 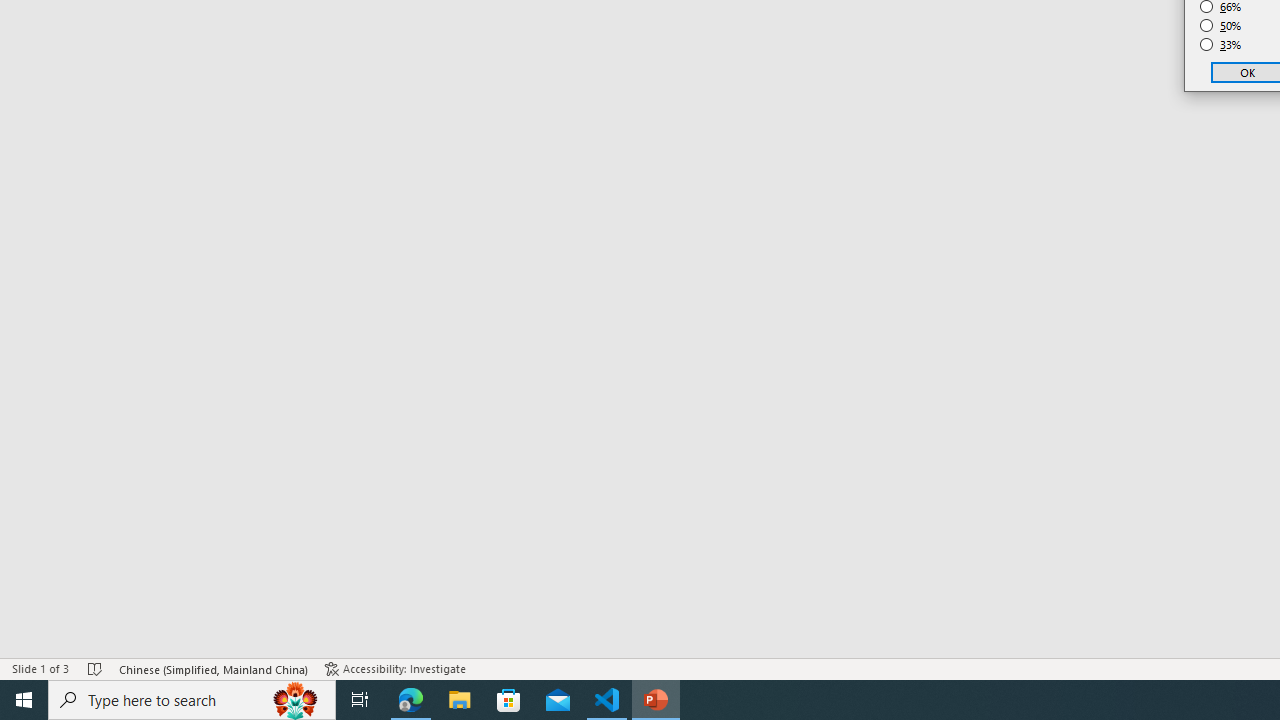 I want to click on '33%', so click(x=1220, y=45).